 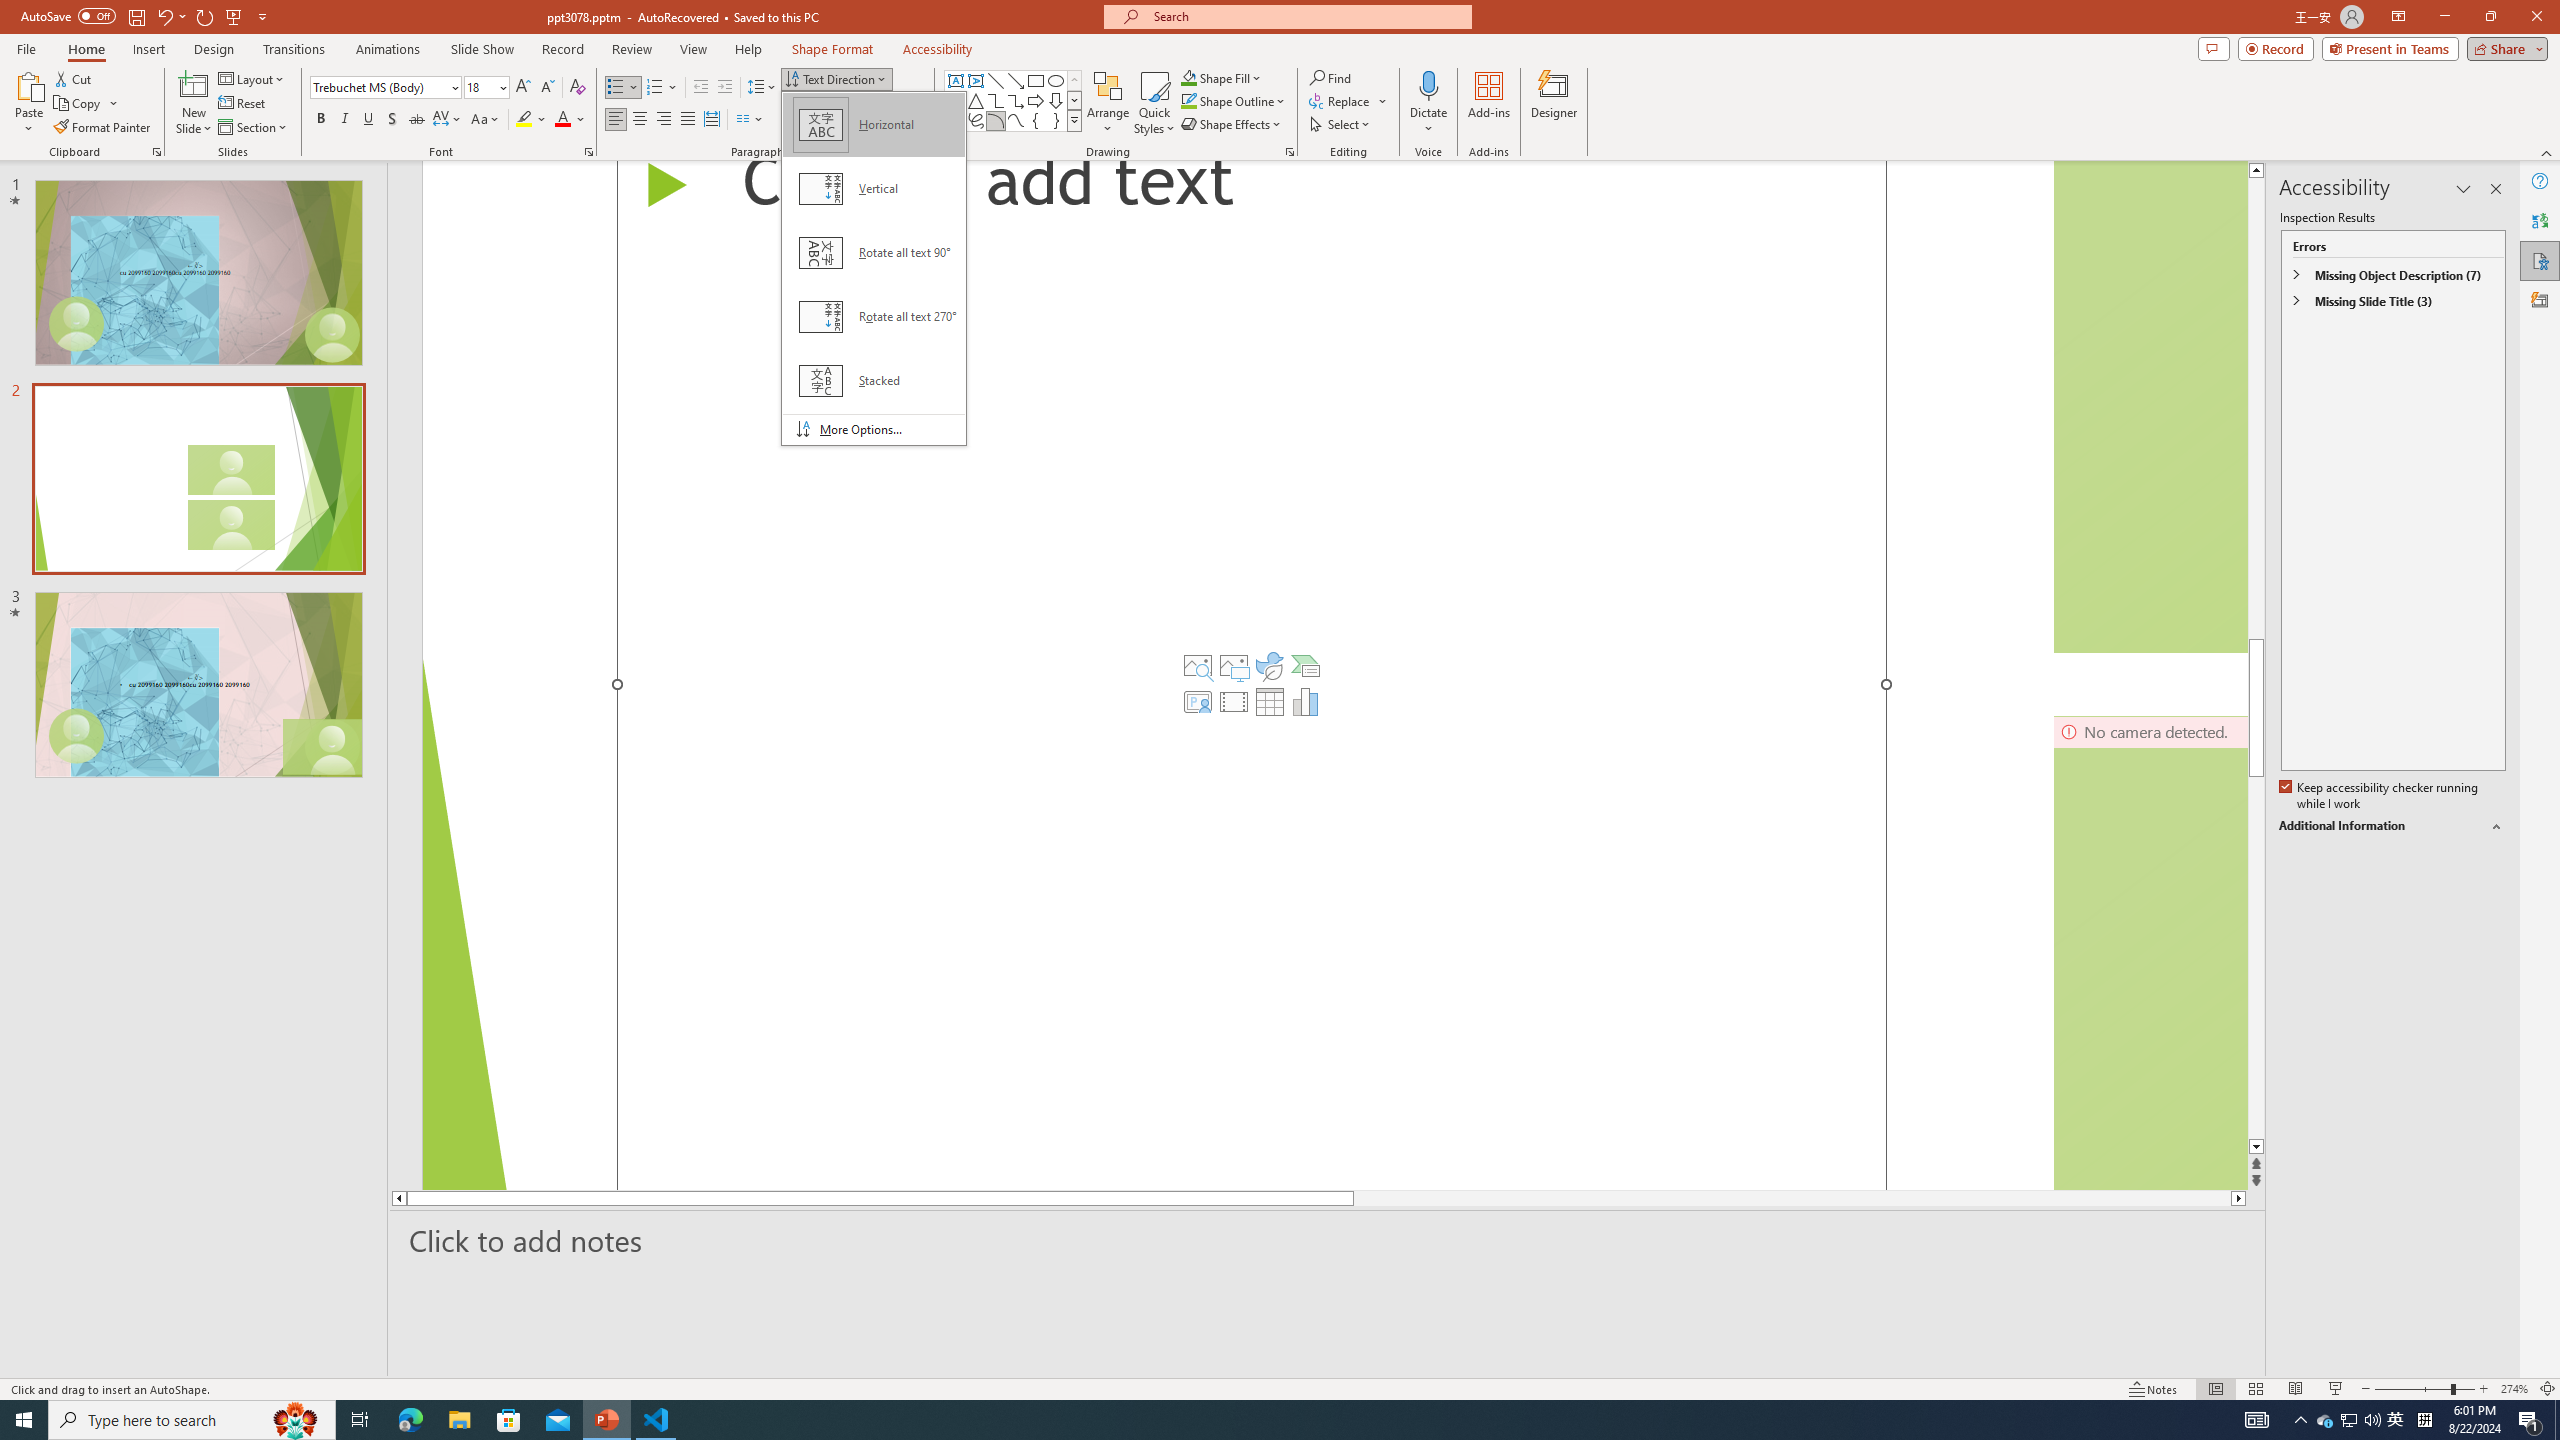 I want to click on 'Shape Outline Green, Accent 1', so click(x=1189, y=99).